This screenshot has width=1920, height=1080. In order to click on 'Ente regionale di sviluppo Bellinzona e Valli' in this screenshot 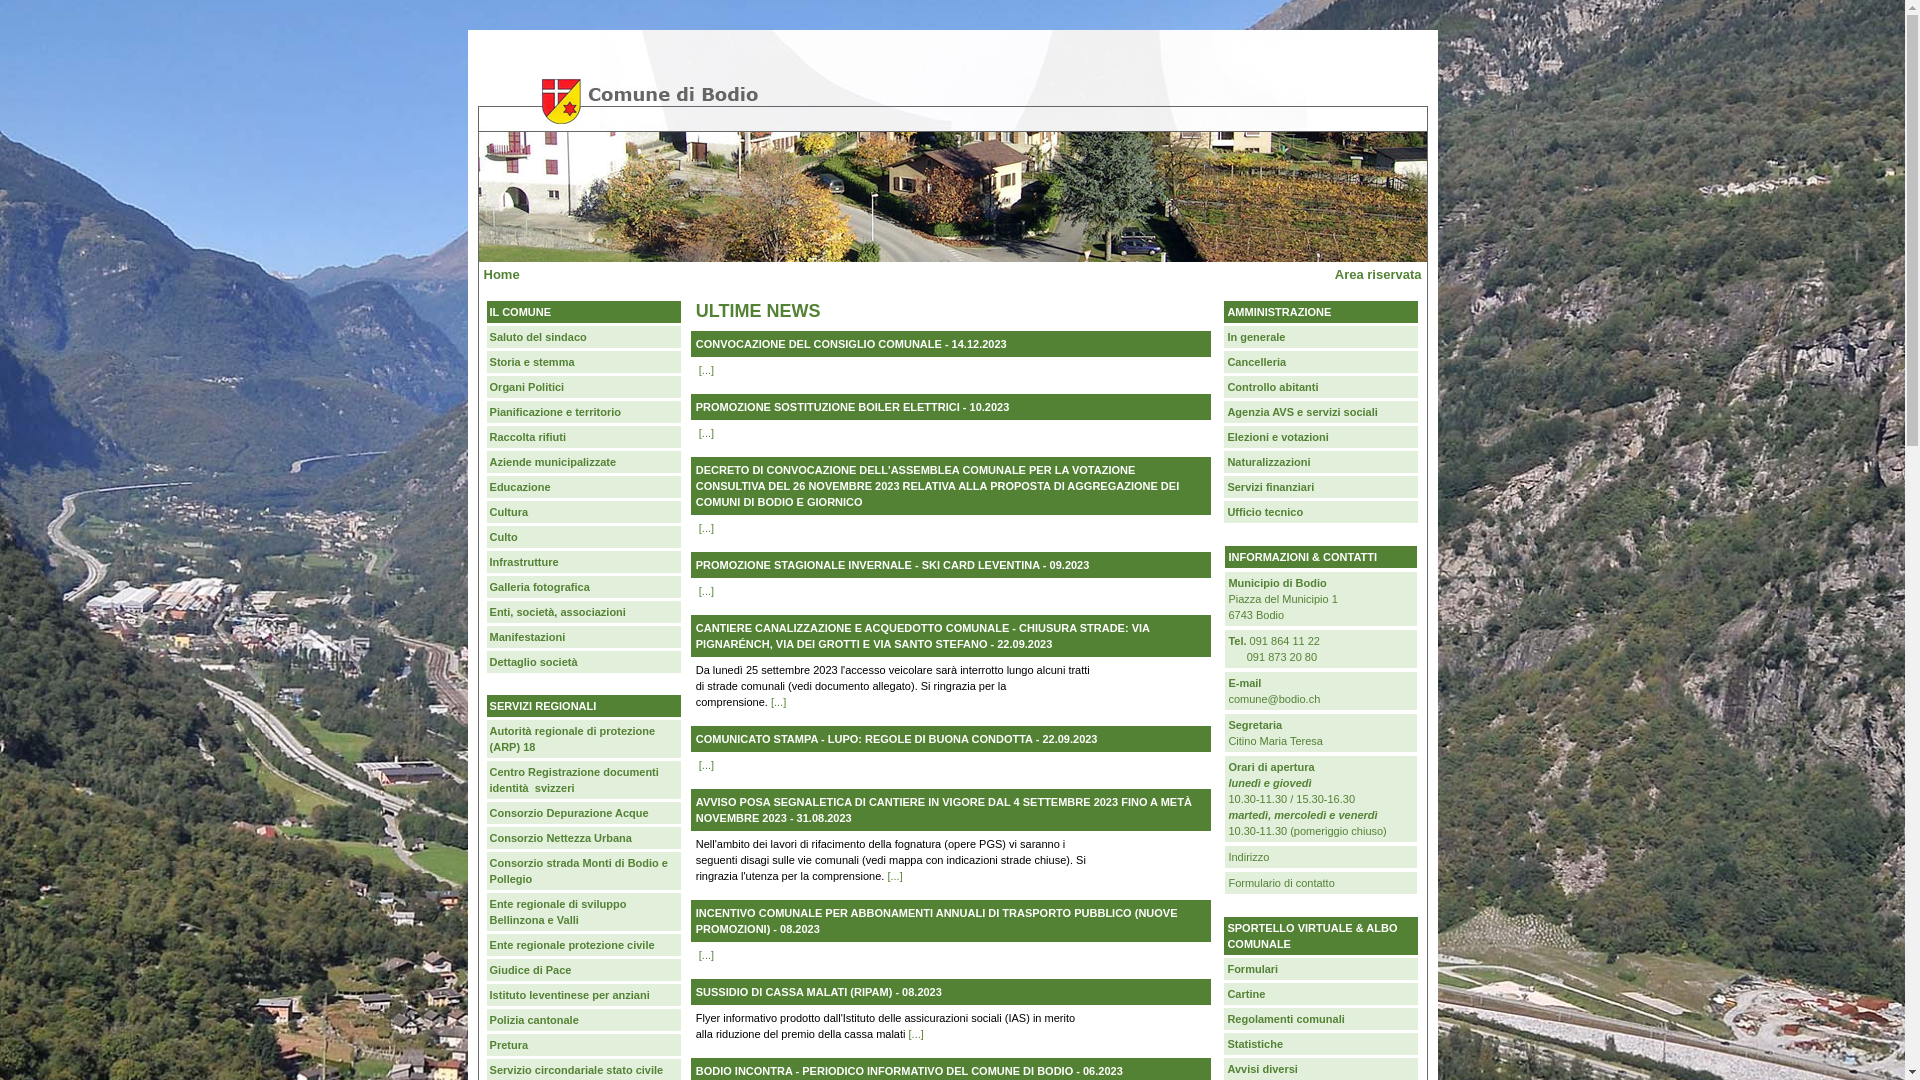, I will do `click(486, 911)`.